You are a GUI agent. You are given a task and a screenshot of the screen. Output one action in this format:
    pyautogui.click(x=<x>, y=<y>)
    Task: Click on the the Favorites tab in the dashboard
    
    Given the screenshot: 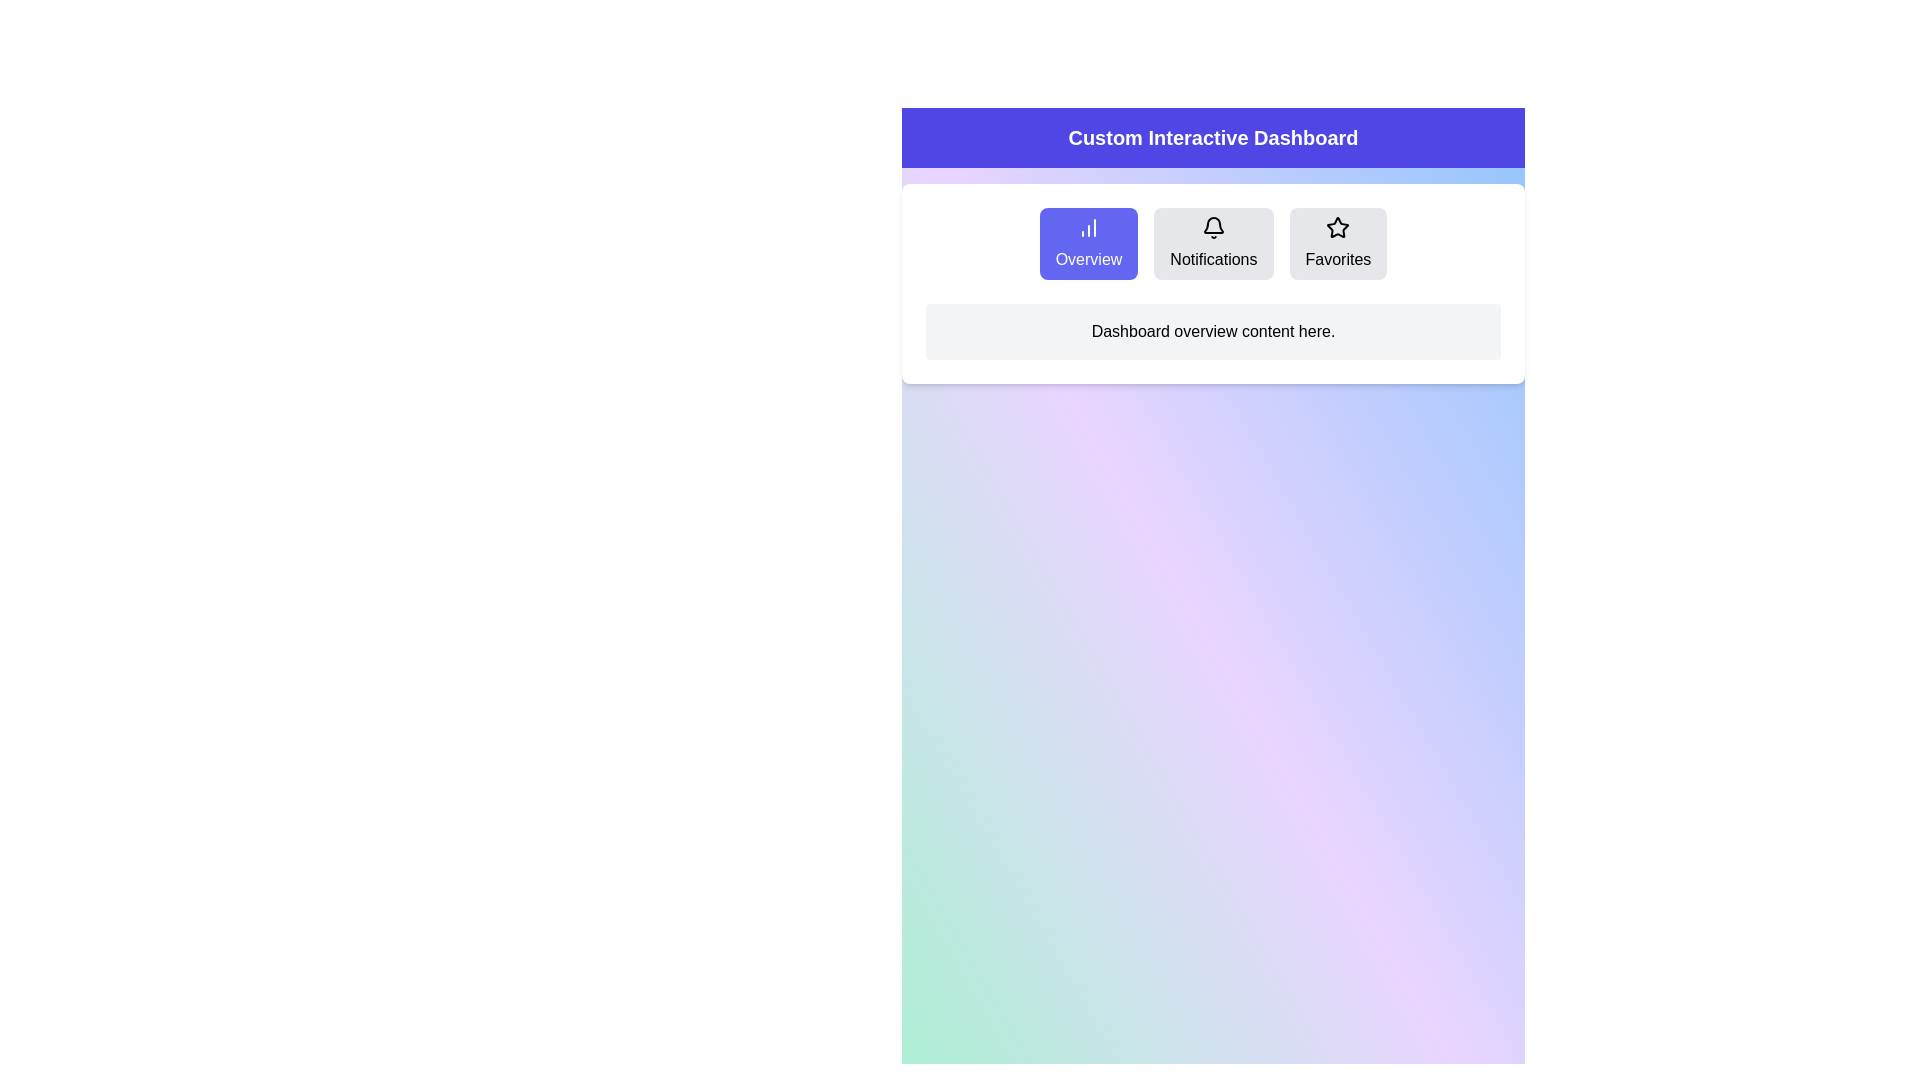 What is the action you would take?
    pyautogui.click(x=1338, y=242)
    